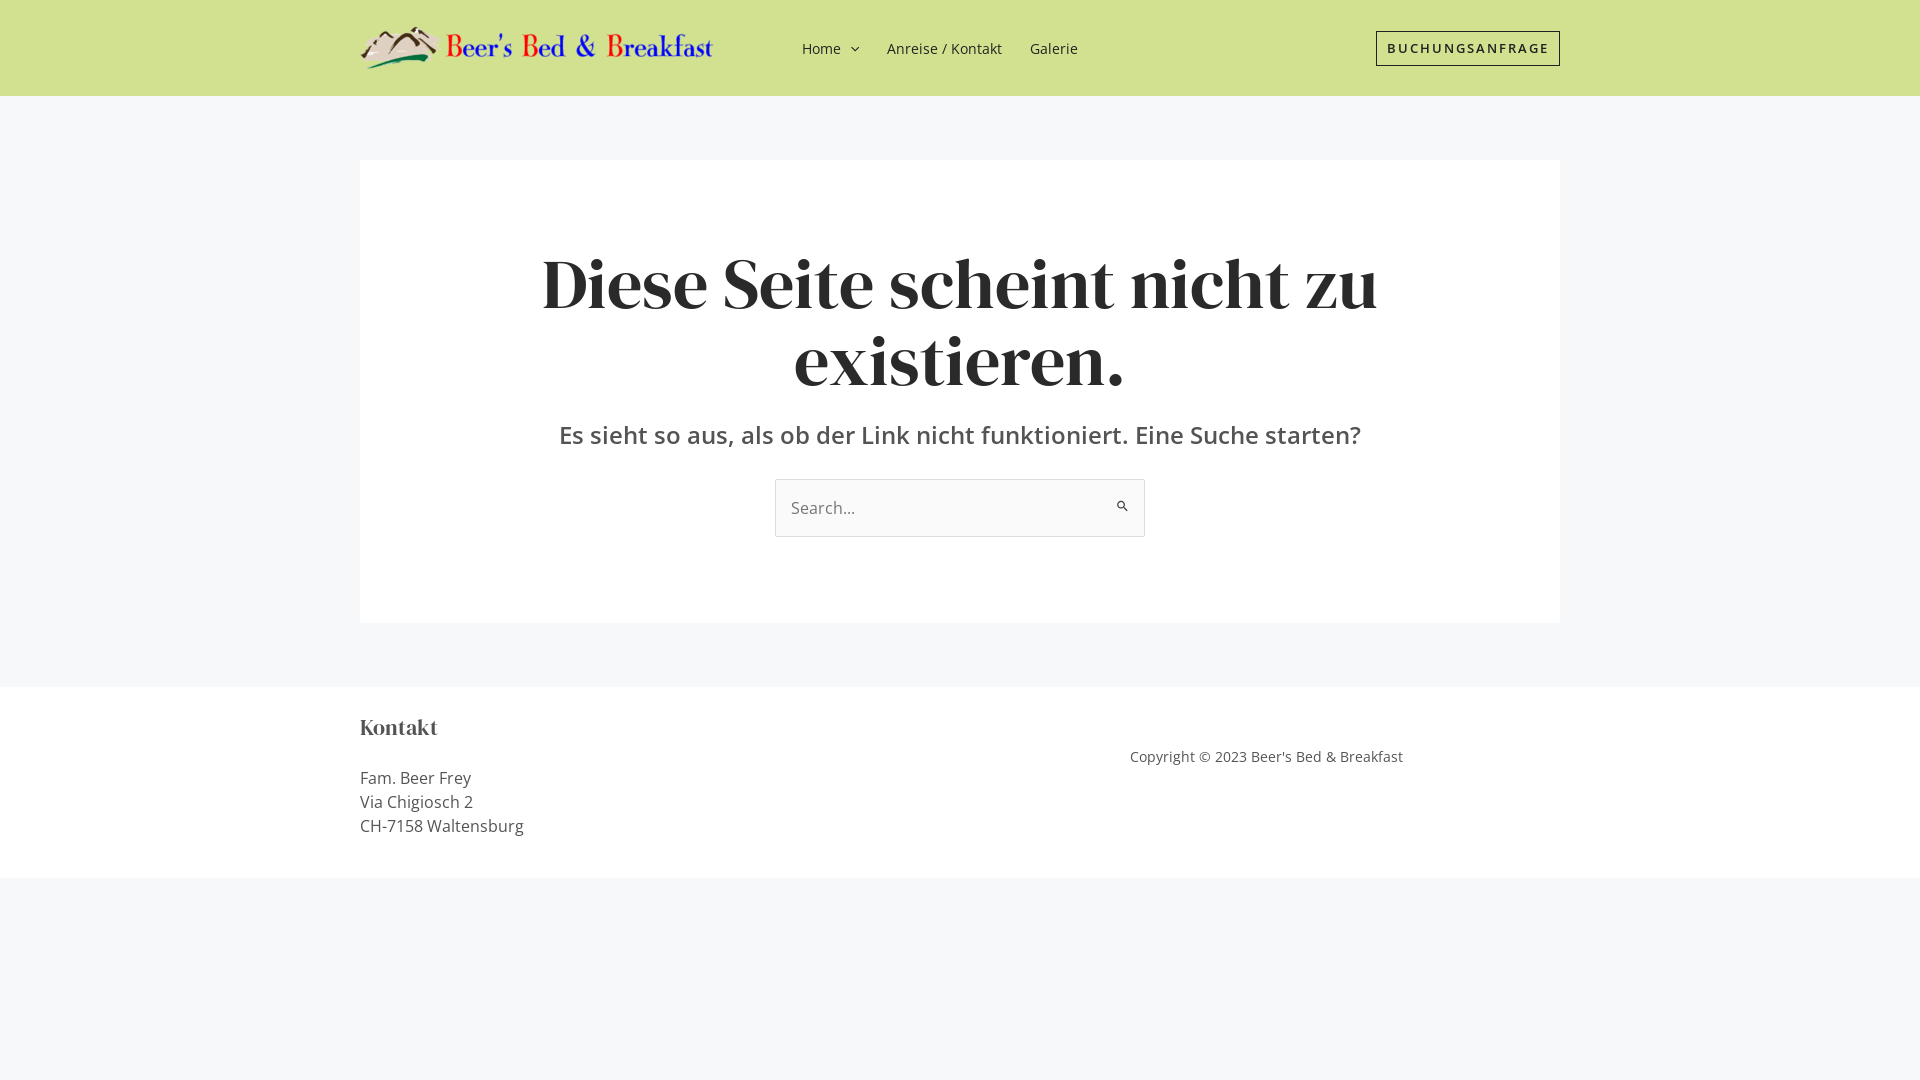 The height and width of the screenshot is (1080, 1920). Describe the element at coordinates (1122, 496) in the screenshot. I see `'Suche'` at that location.